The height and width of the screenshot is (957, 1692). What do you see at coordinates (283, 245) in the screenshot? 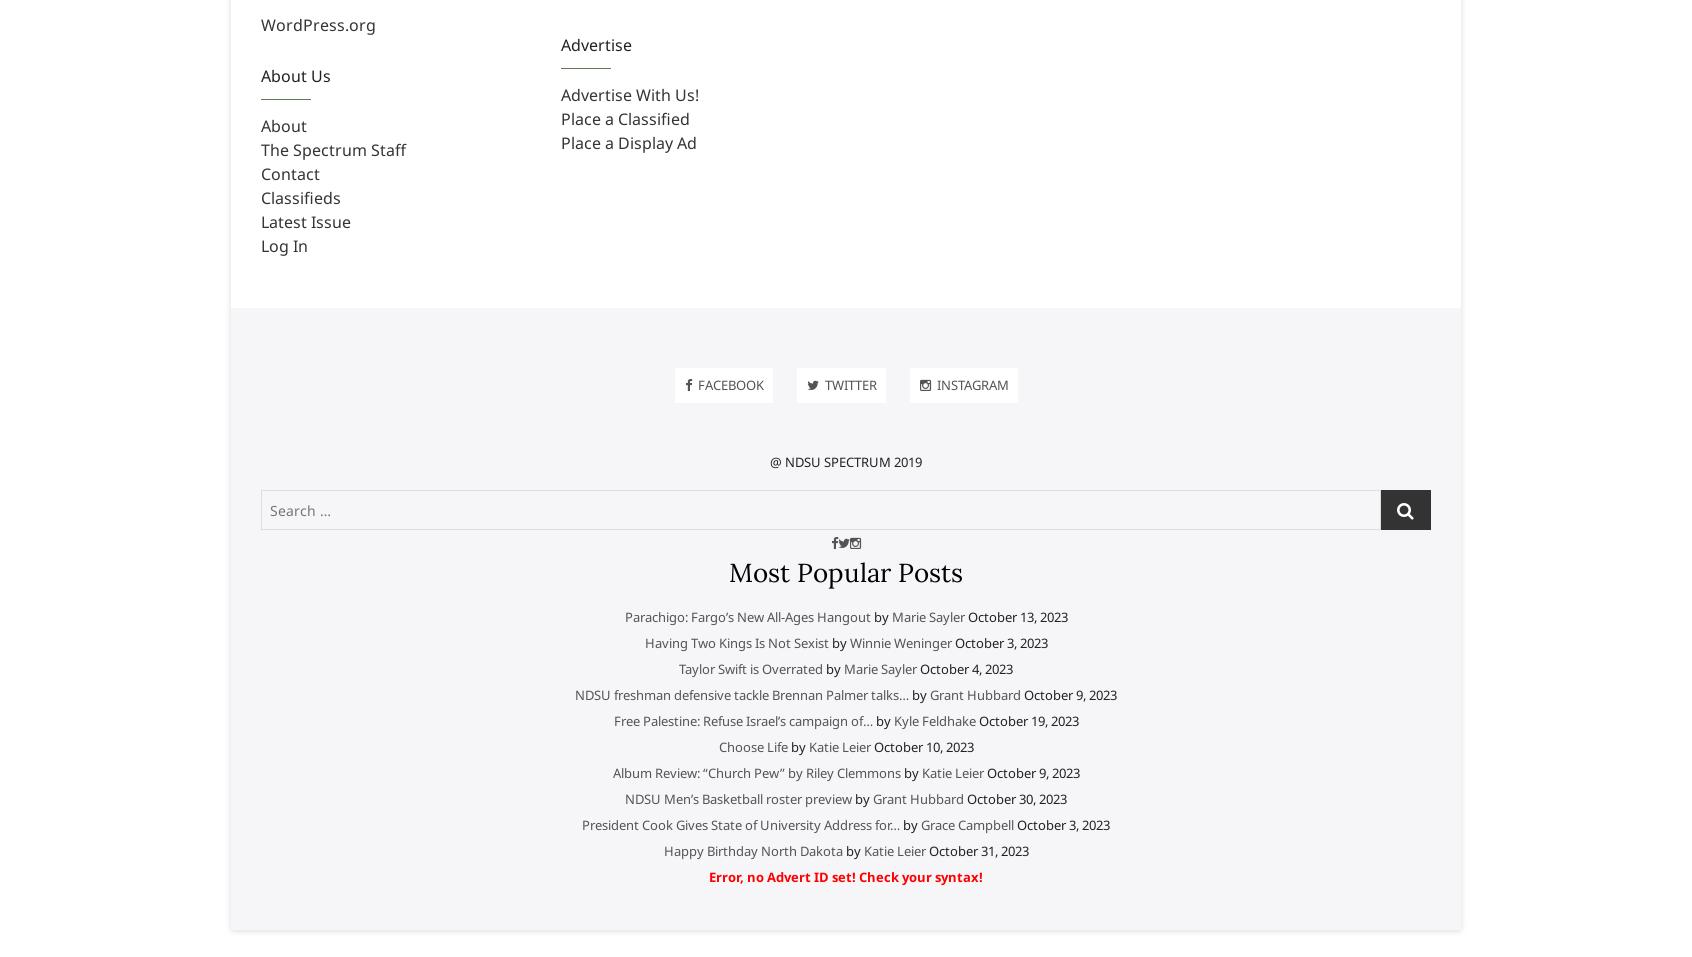
I see `'Log In'` at bounding box center [283, 245].